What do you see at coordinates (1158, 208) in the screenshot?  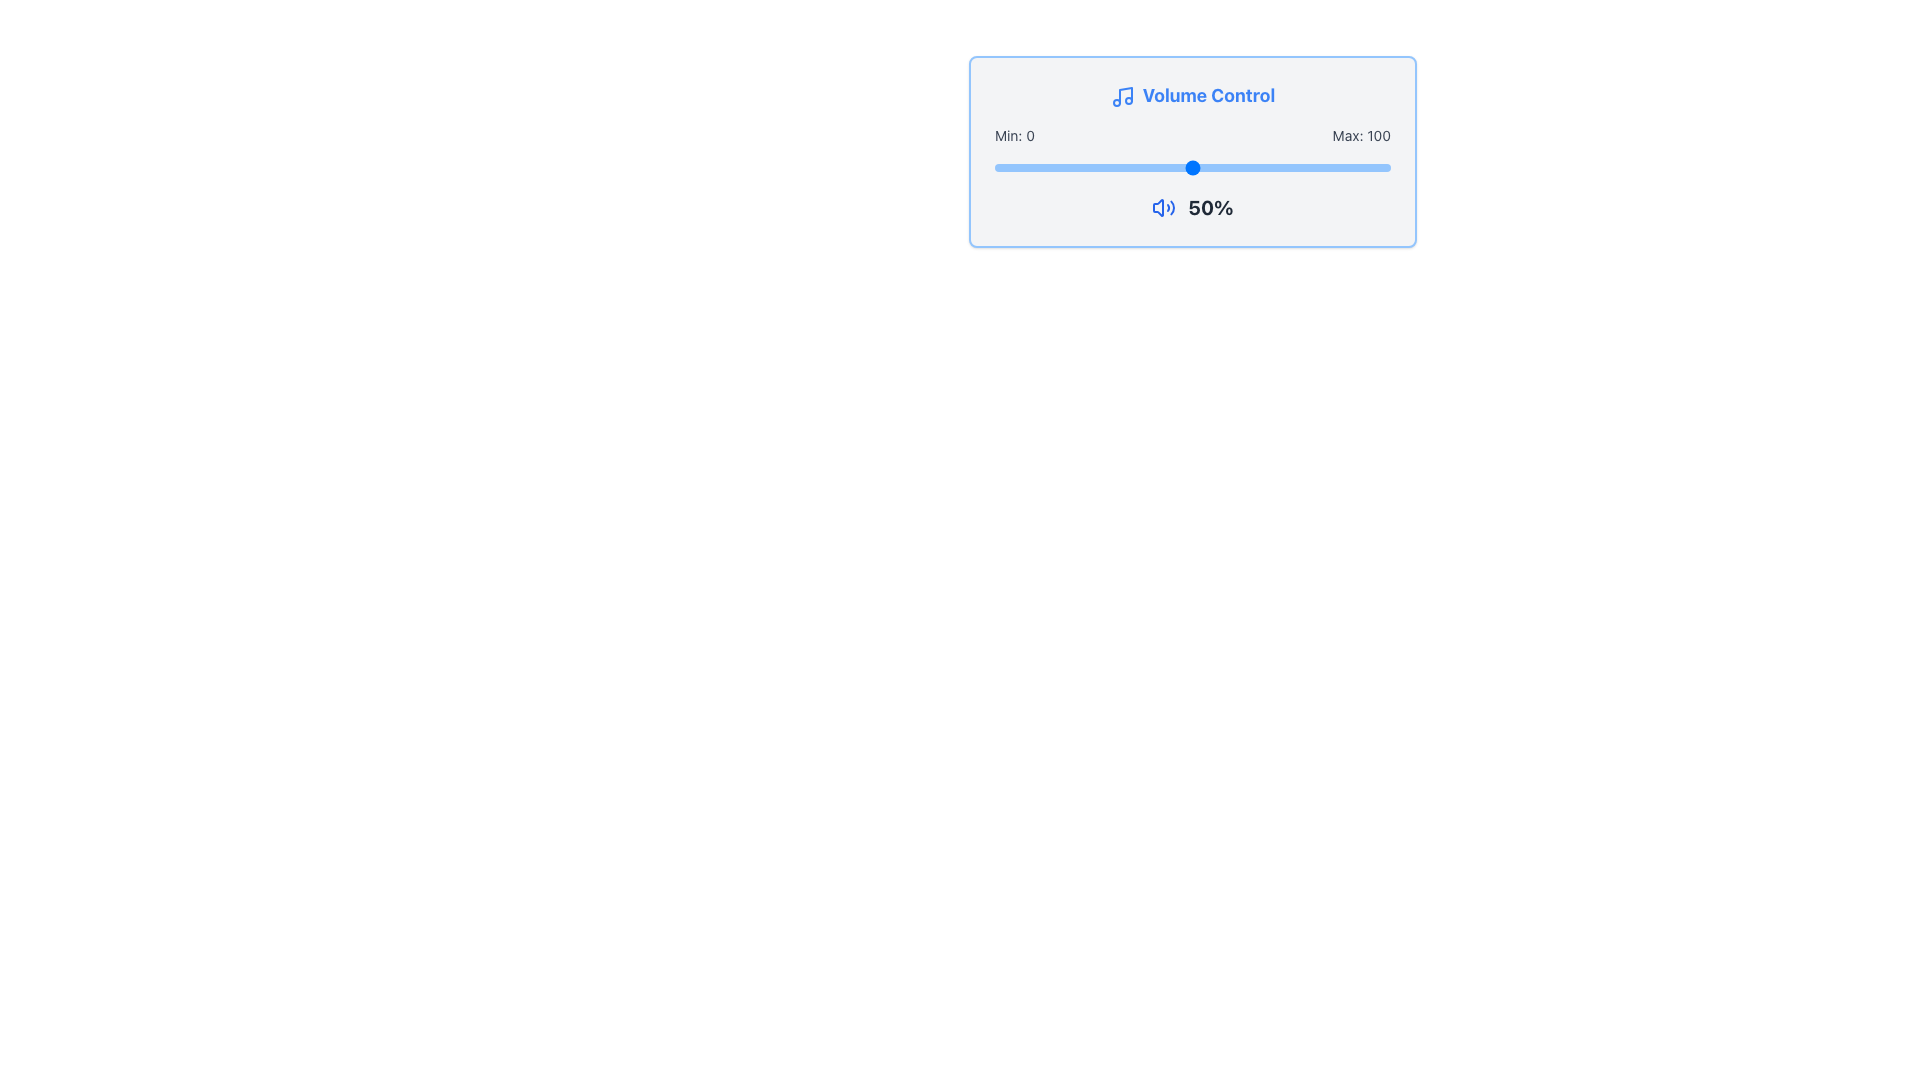 I see `the volume control icon, which is a decorative speaker-with-waves shape located in the top-left corner of the card, near the 'Volume Control' text header` at bounding box center [1158, 208].